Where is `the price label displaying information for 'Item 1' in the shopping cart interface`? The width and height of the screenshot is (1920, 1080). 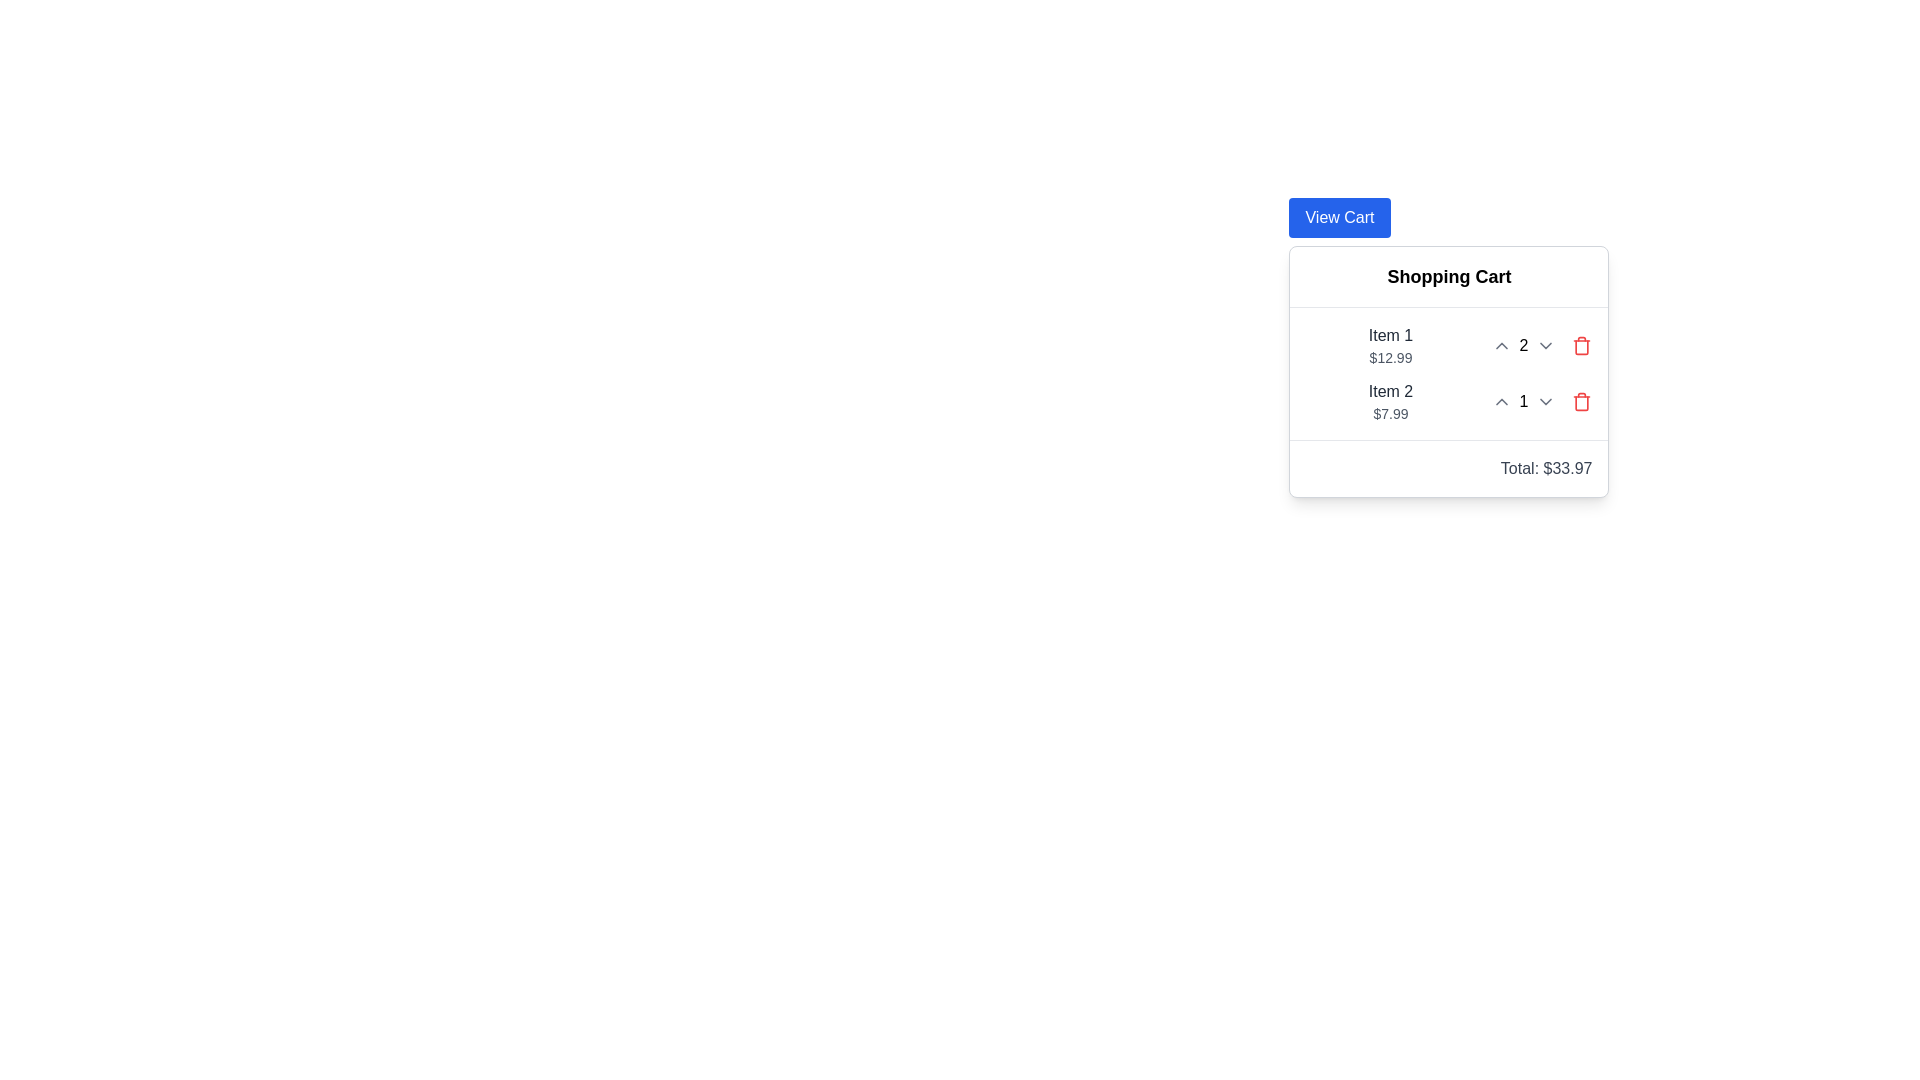
the price label displaying information for 'Item 1' in the shopping cart interface is located at coordinates (1390, 357).